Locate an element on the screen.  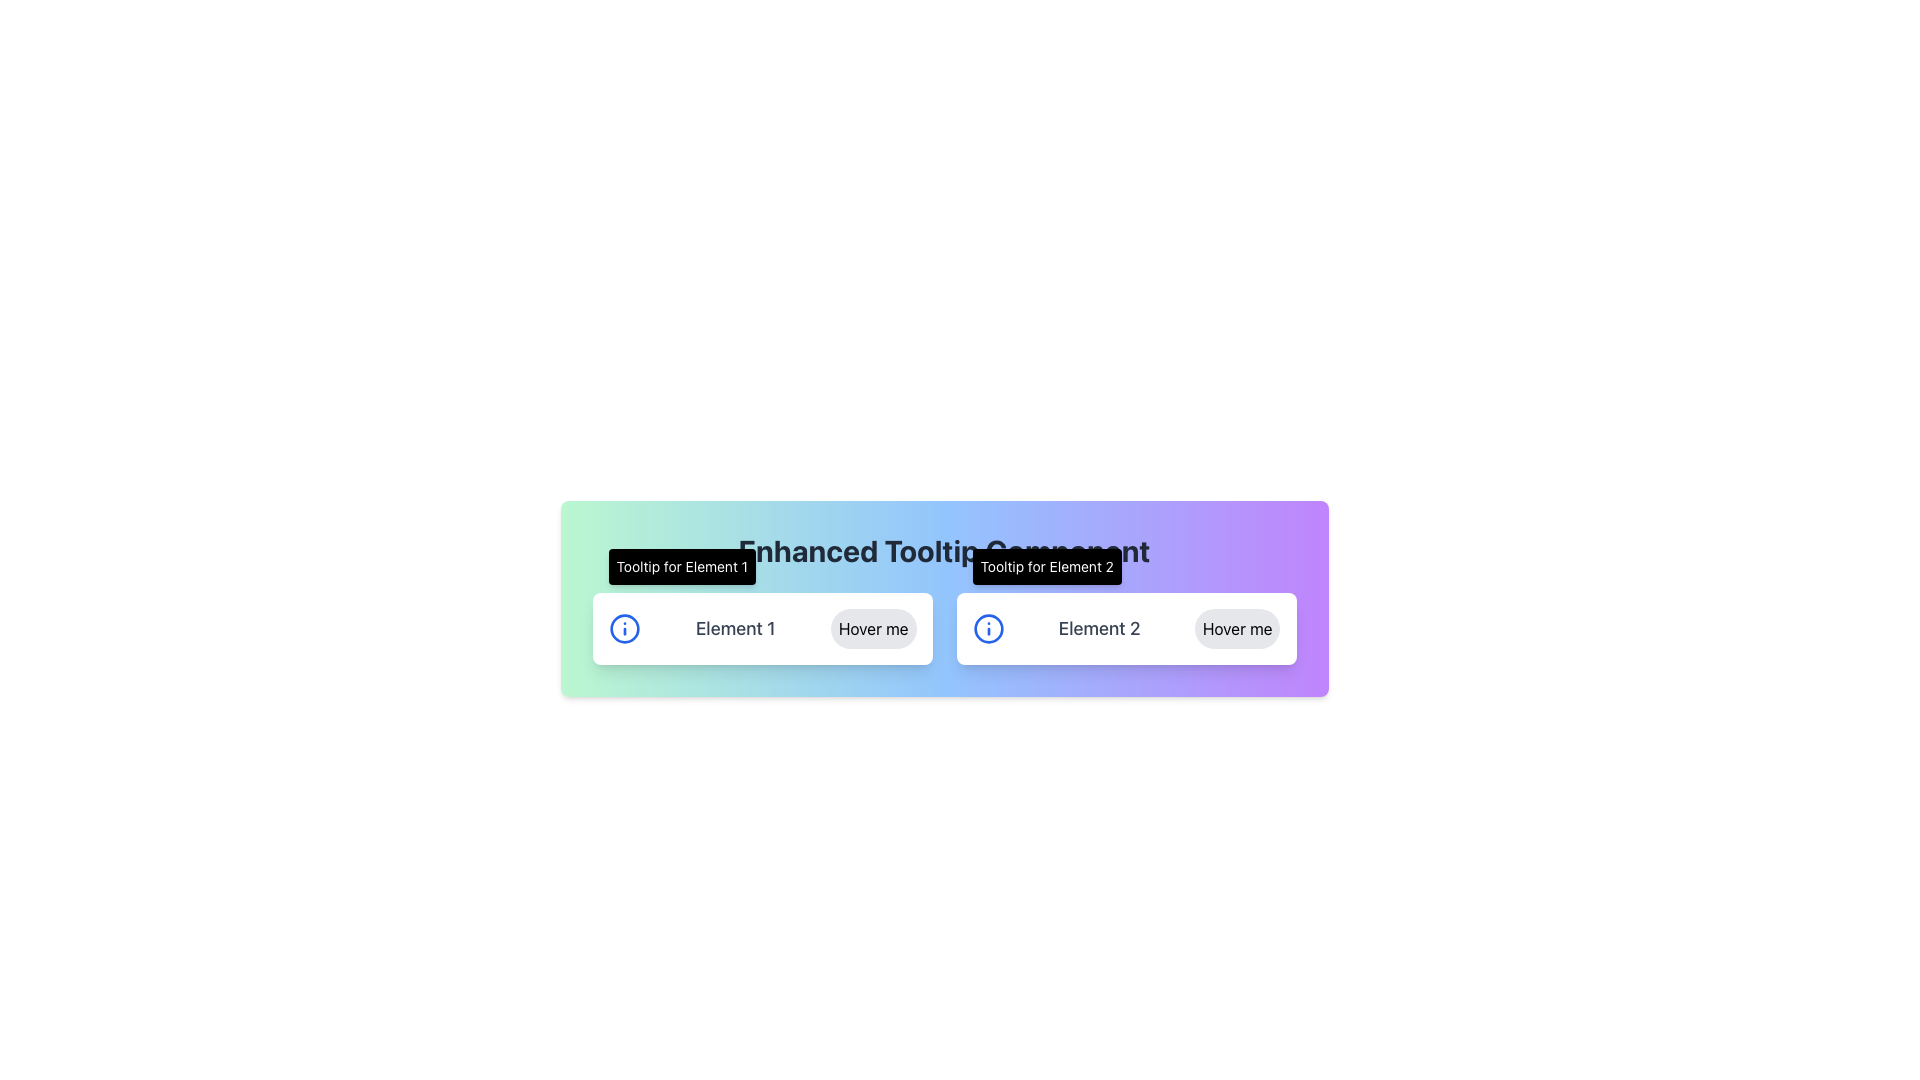
the decorative circular component of the 'Element 2' icon located in the lower right of the interface is located at coordinates (988, 627).